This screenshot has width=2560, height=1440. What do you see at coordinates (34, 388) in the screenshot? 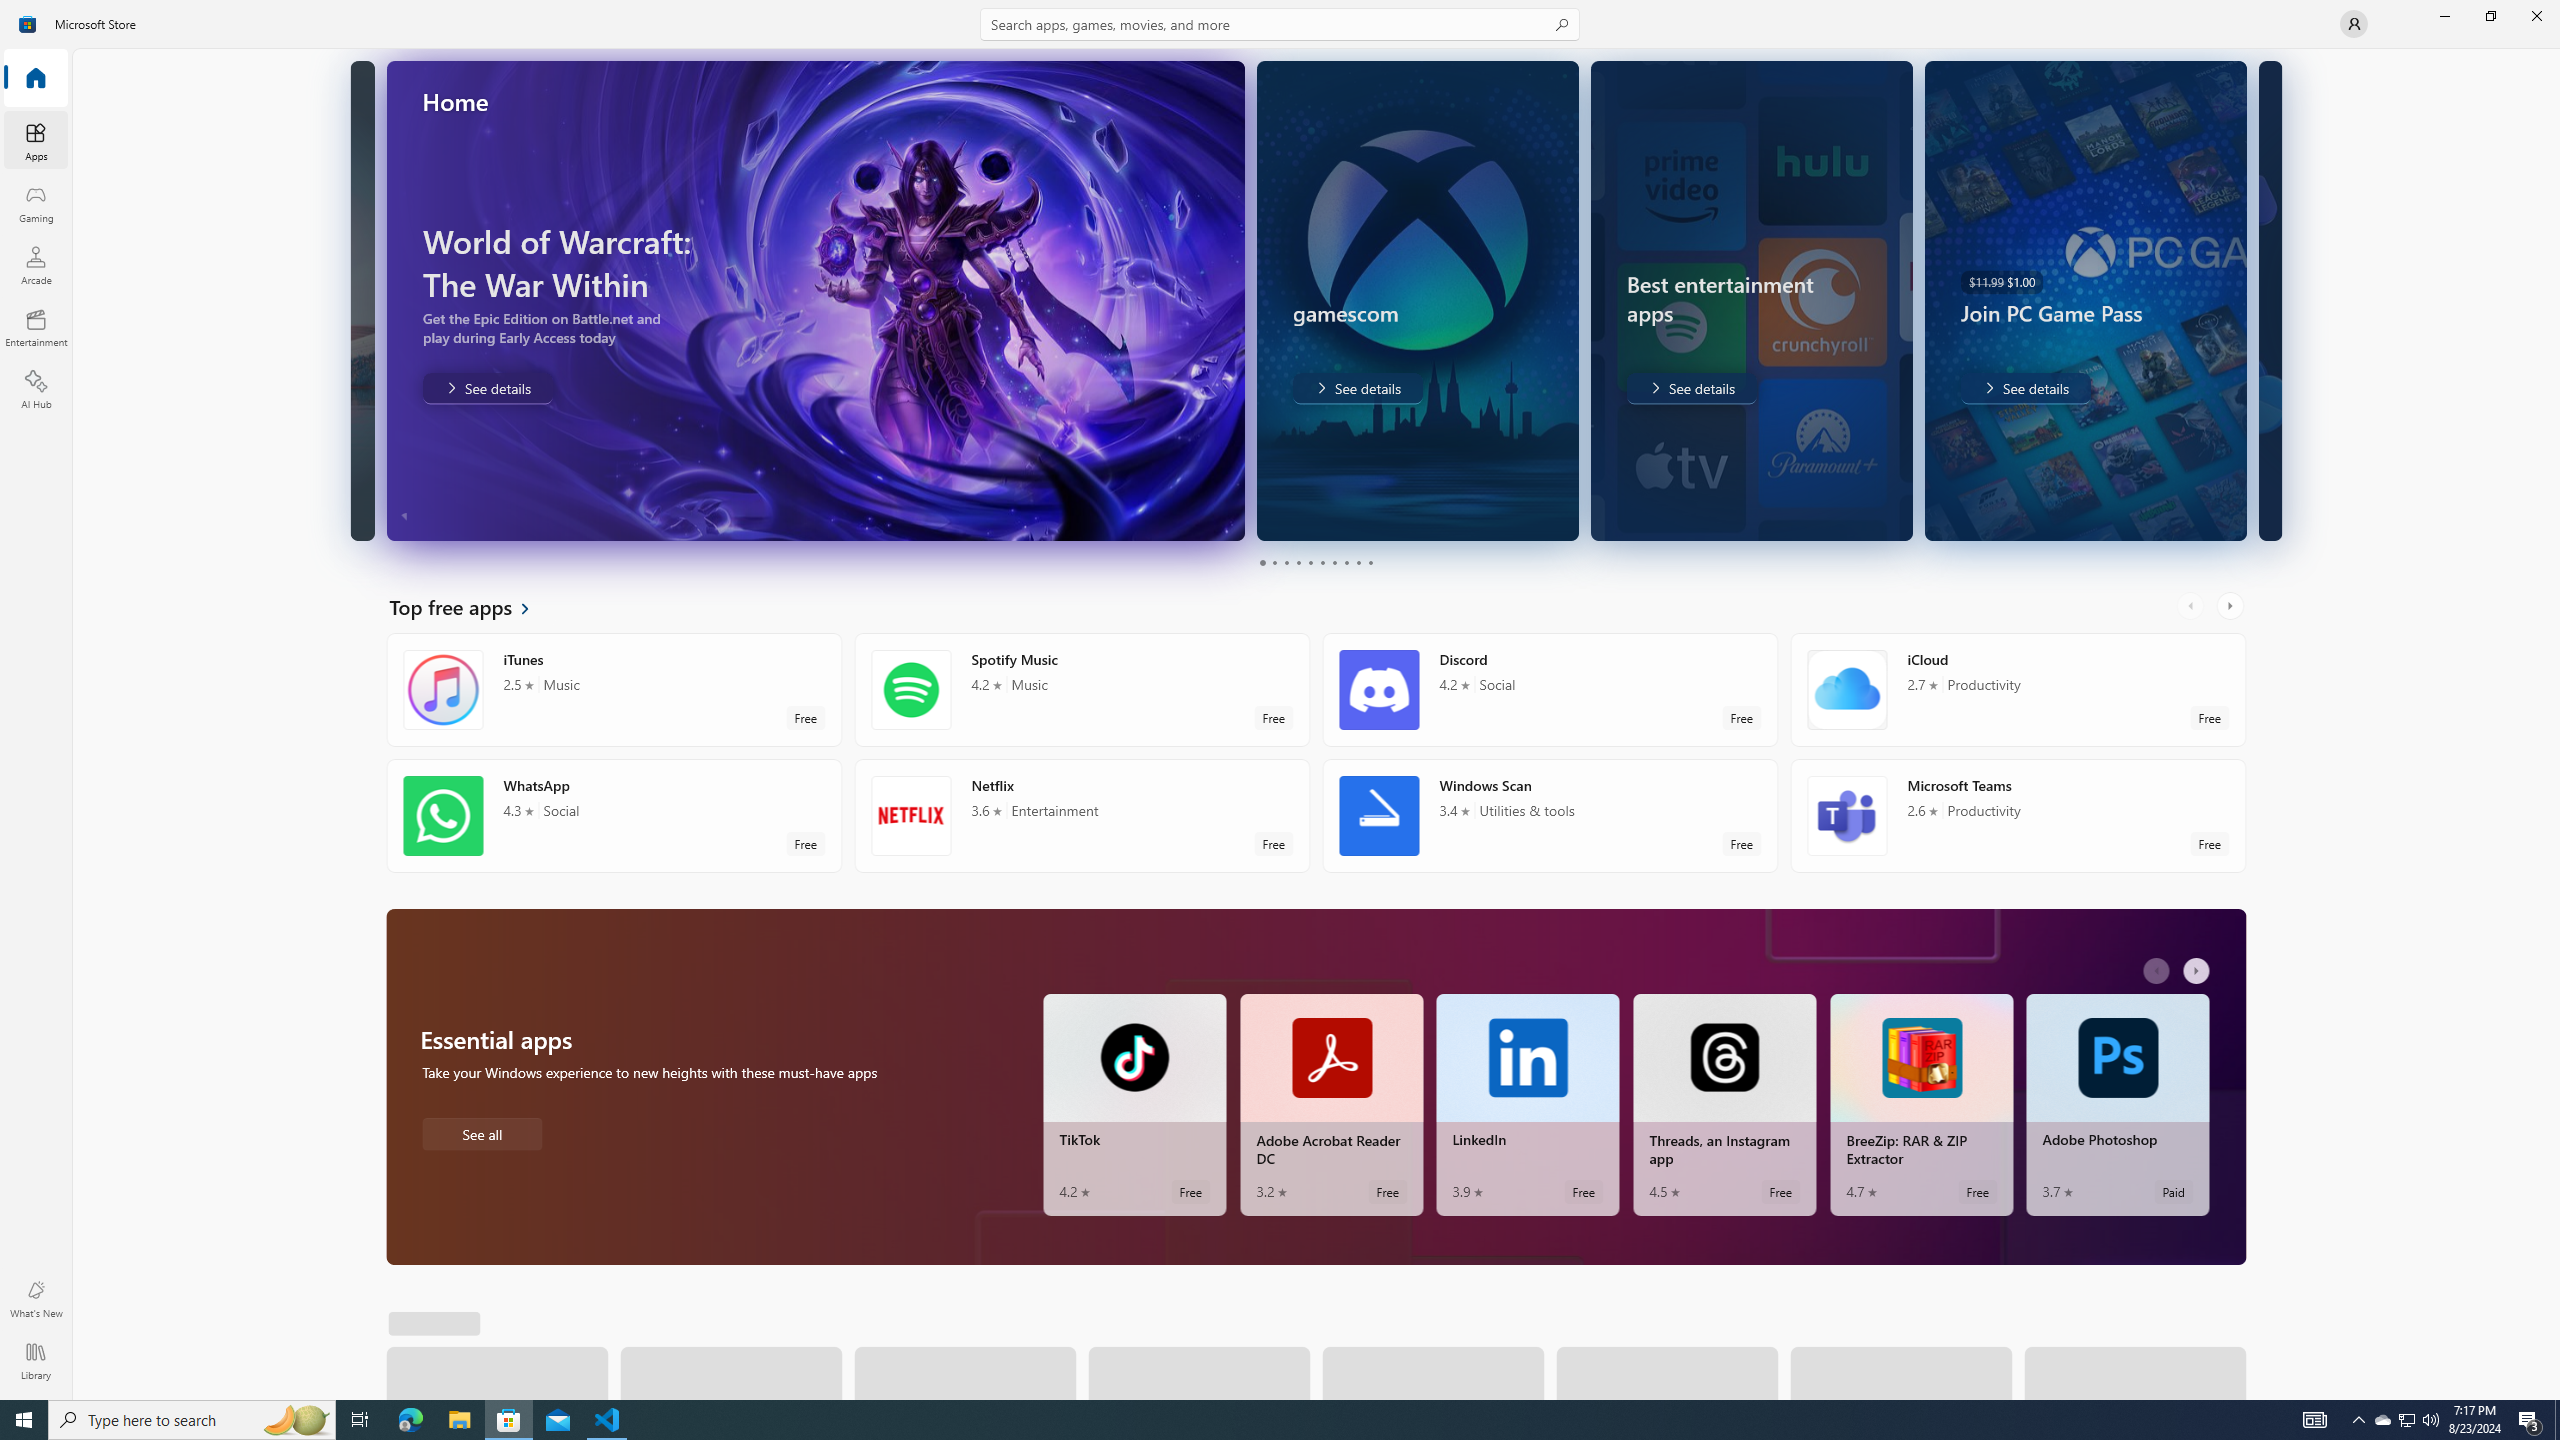
I see `'AI Hub'` at bounding box center [34, 388].